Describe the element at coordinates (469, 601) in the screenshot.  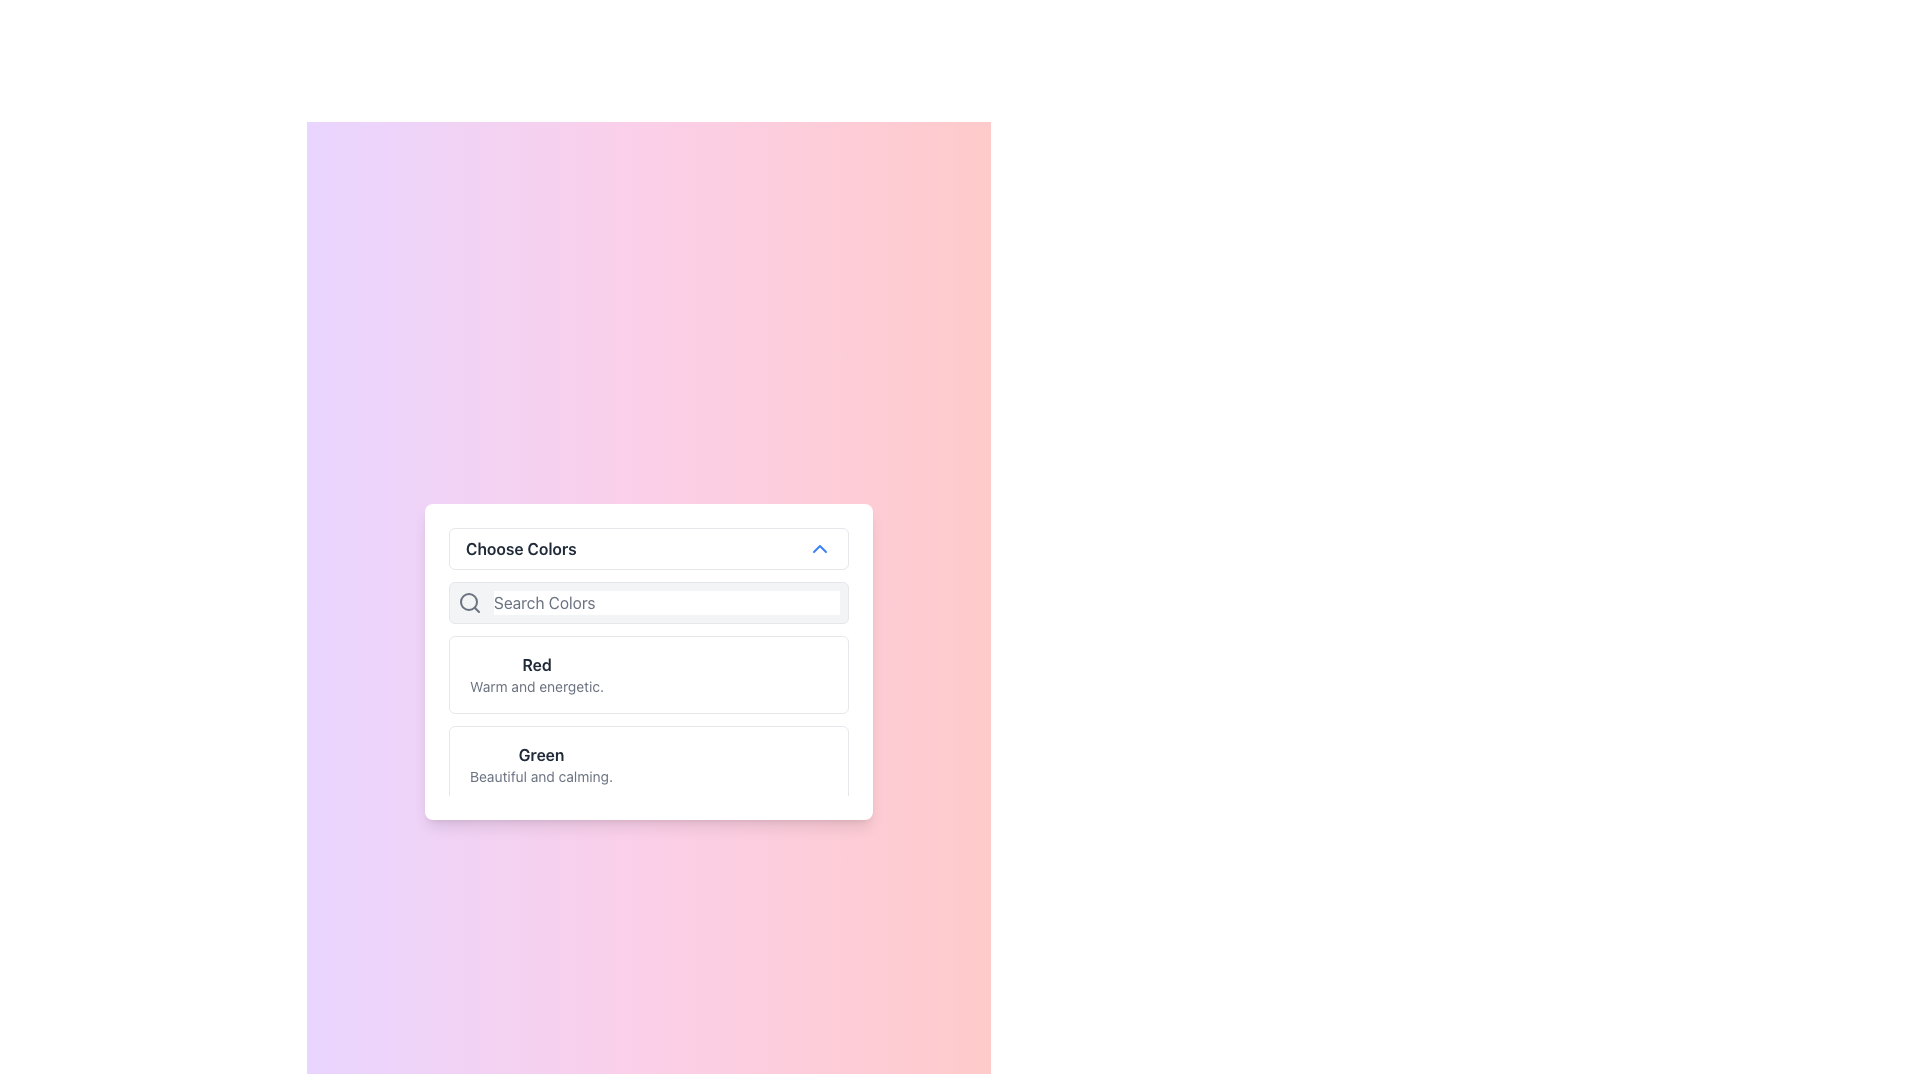
I see `the search icon located to the immediate left of the text input field in the search bar component labeled 'Choose Colors'` at that location.